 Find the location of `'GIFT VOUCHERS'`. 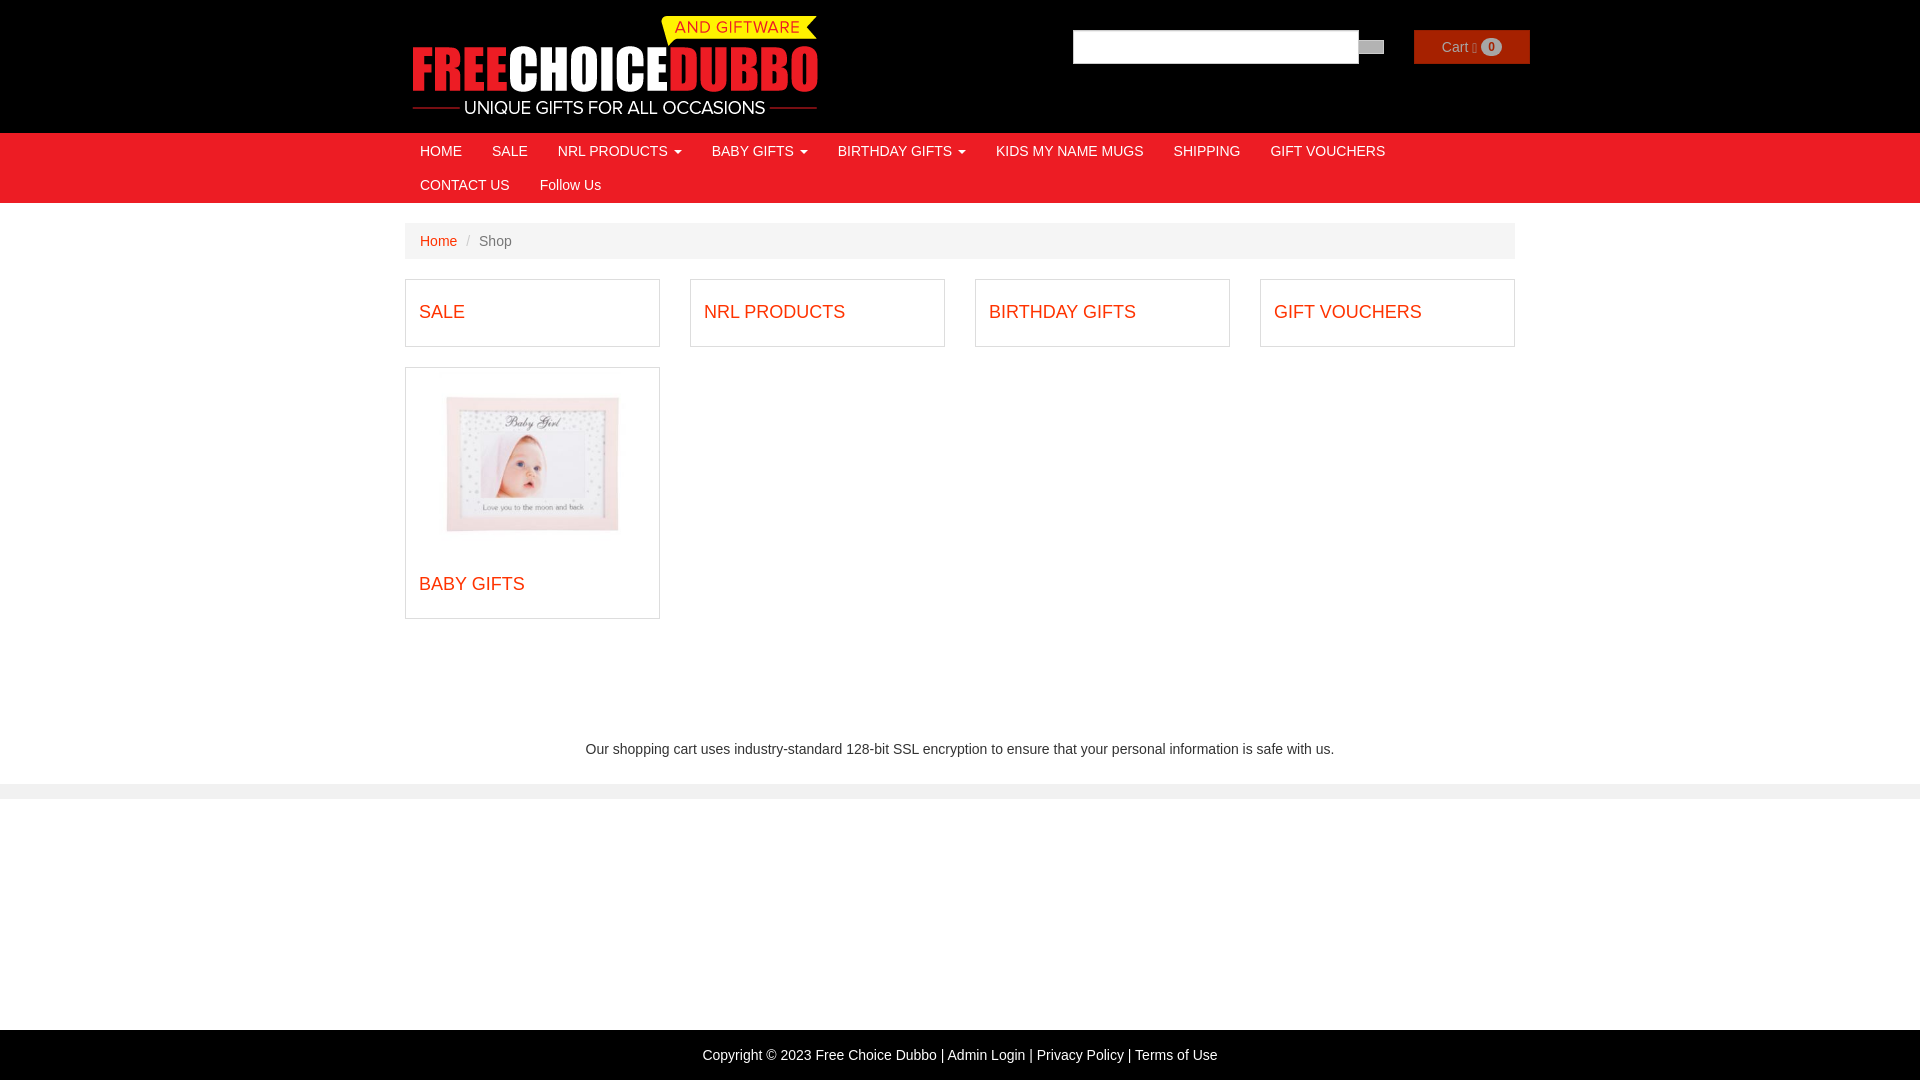

'GIFT VOUCHERS' is located at coordinates (1253, 149).